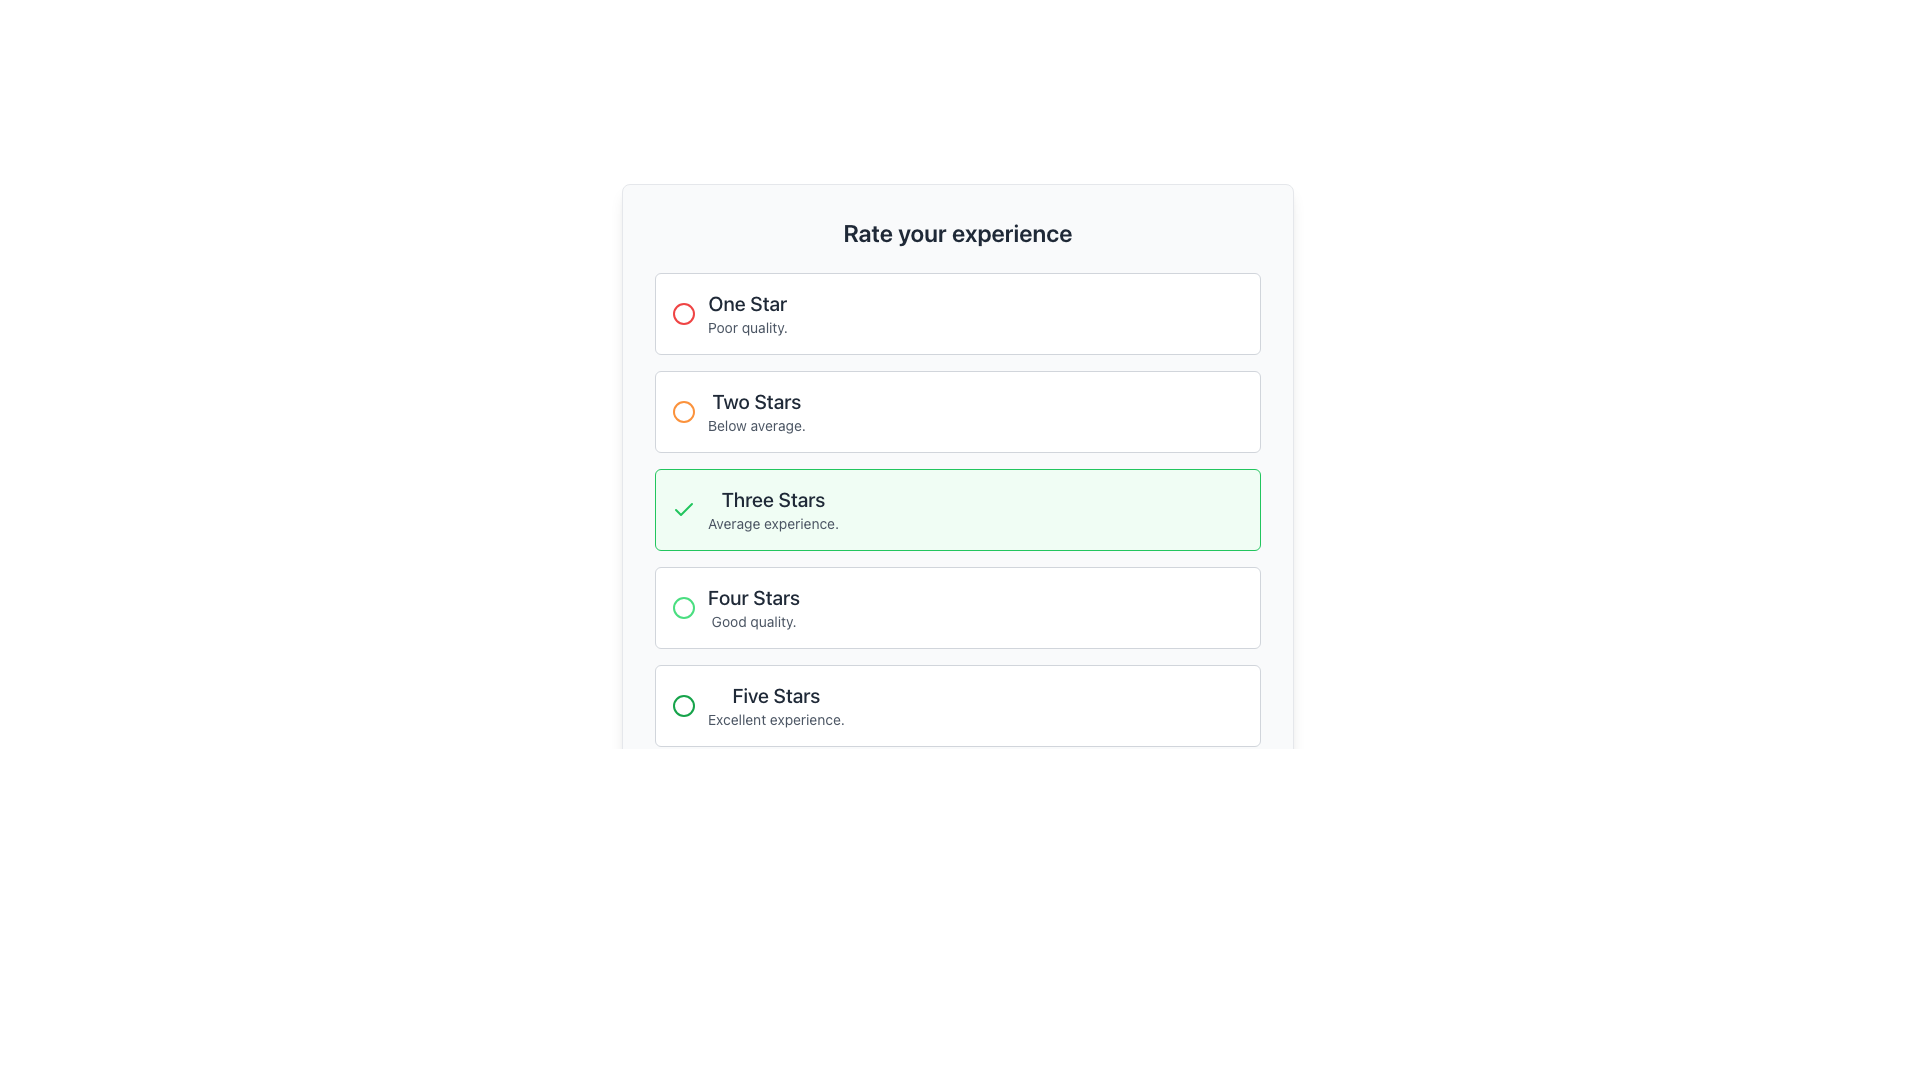  Describe the element at coordinates (756, 411) in the screenshot. I see `label of the Text Block that displays 'Two Stars' and 'Below average.'` at that location.